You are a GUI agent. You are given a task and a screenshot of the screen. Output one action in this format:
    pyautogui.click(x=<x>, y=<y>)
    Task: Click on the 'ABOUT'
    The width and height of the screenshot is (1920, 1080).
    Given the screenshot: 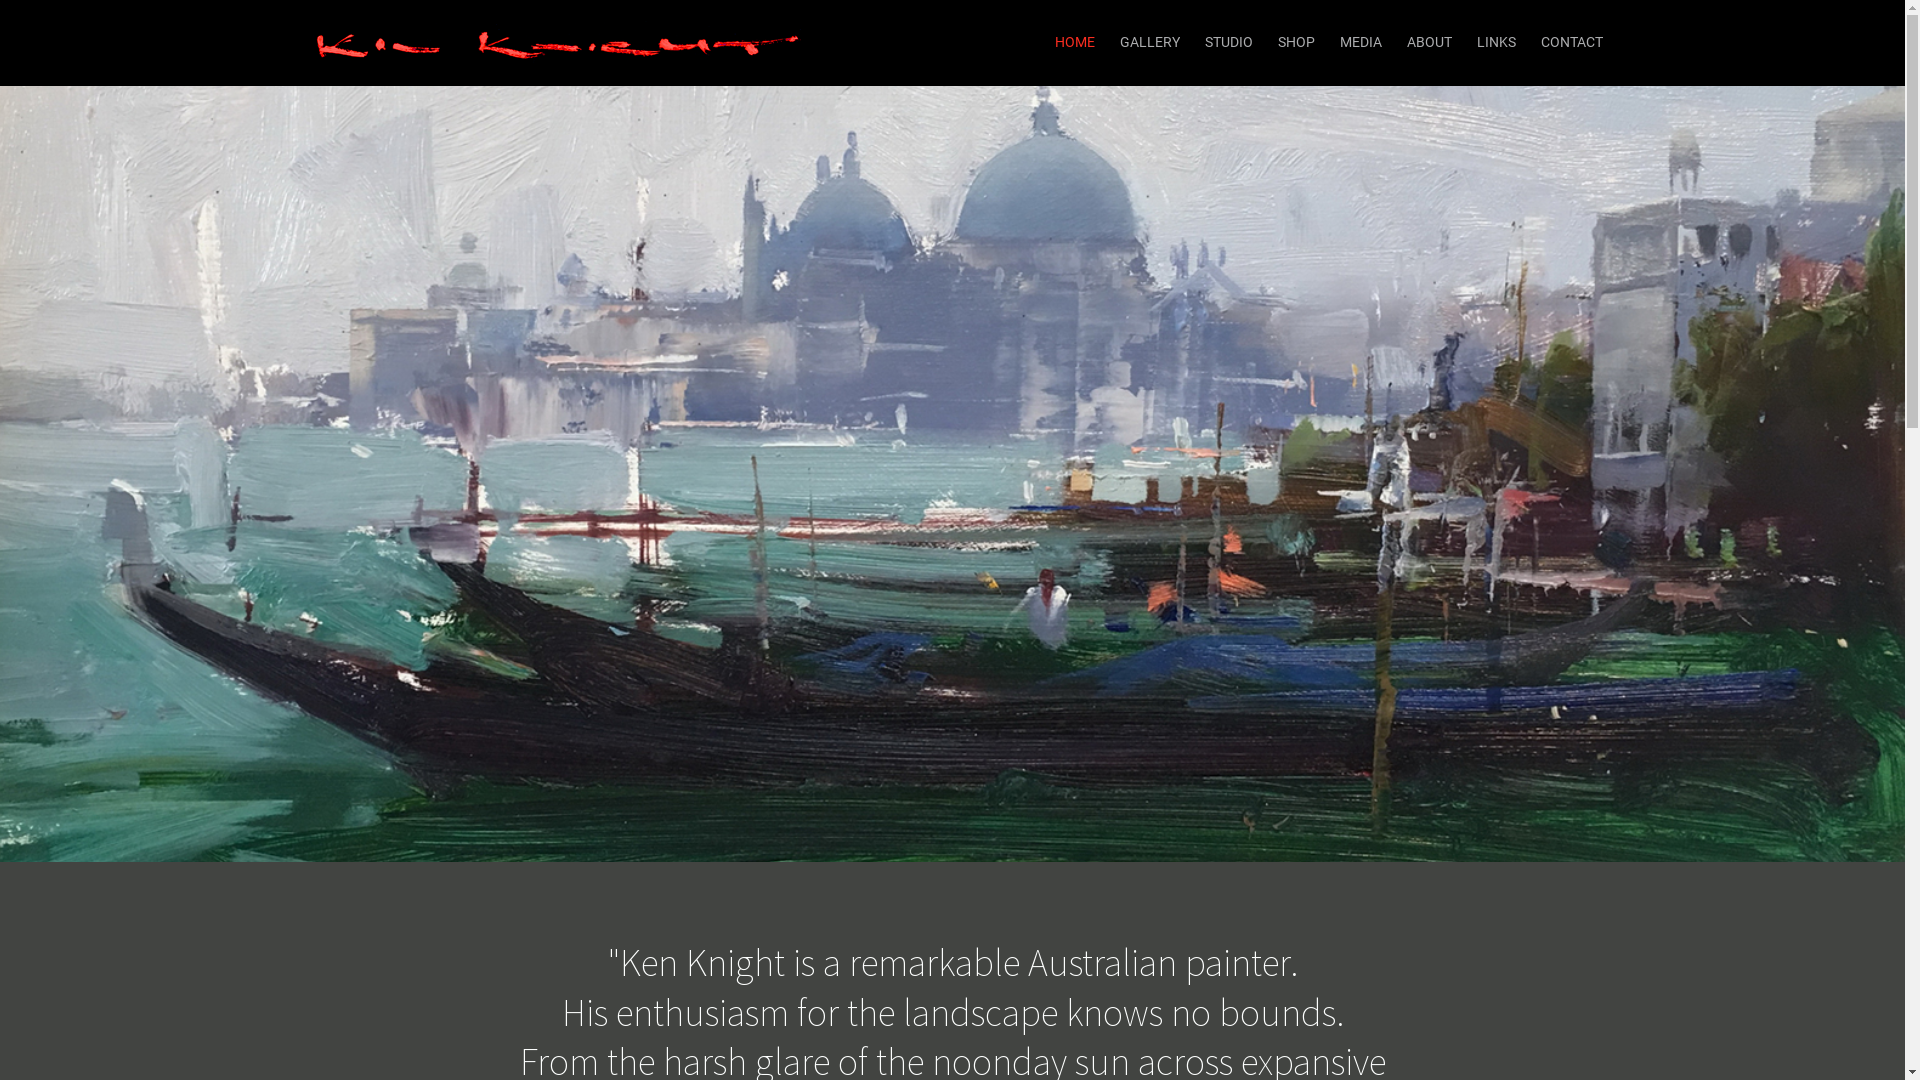 What is the action you would take?
    pyautogui.click(x=1427, y=42)
    